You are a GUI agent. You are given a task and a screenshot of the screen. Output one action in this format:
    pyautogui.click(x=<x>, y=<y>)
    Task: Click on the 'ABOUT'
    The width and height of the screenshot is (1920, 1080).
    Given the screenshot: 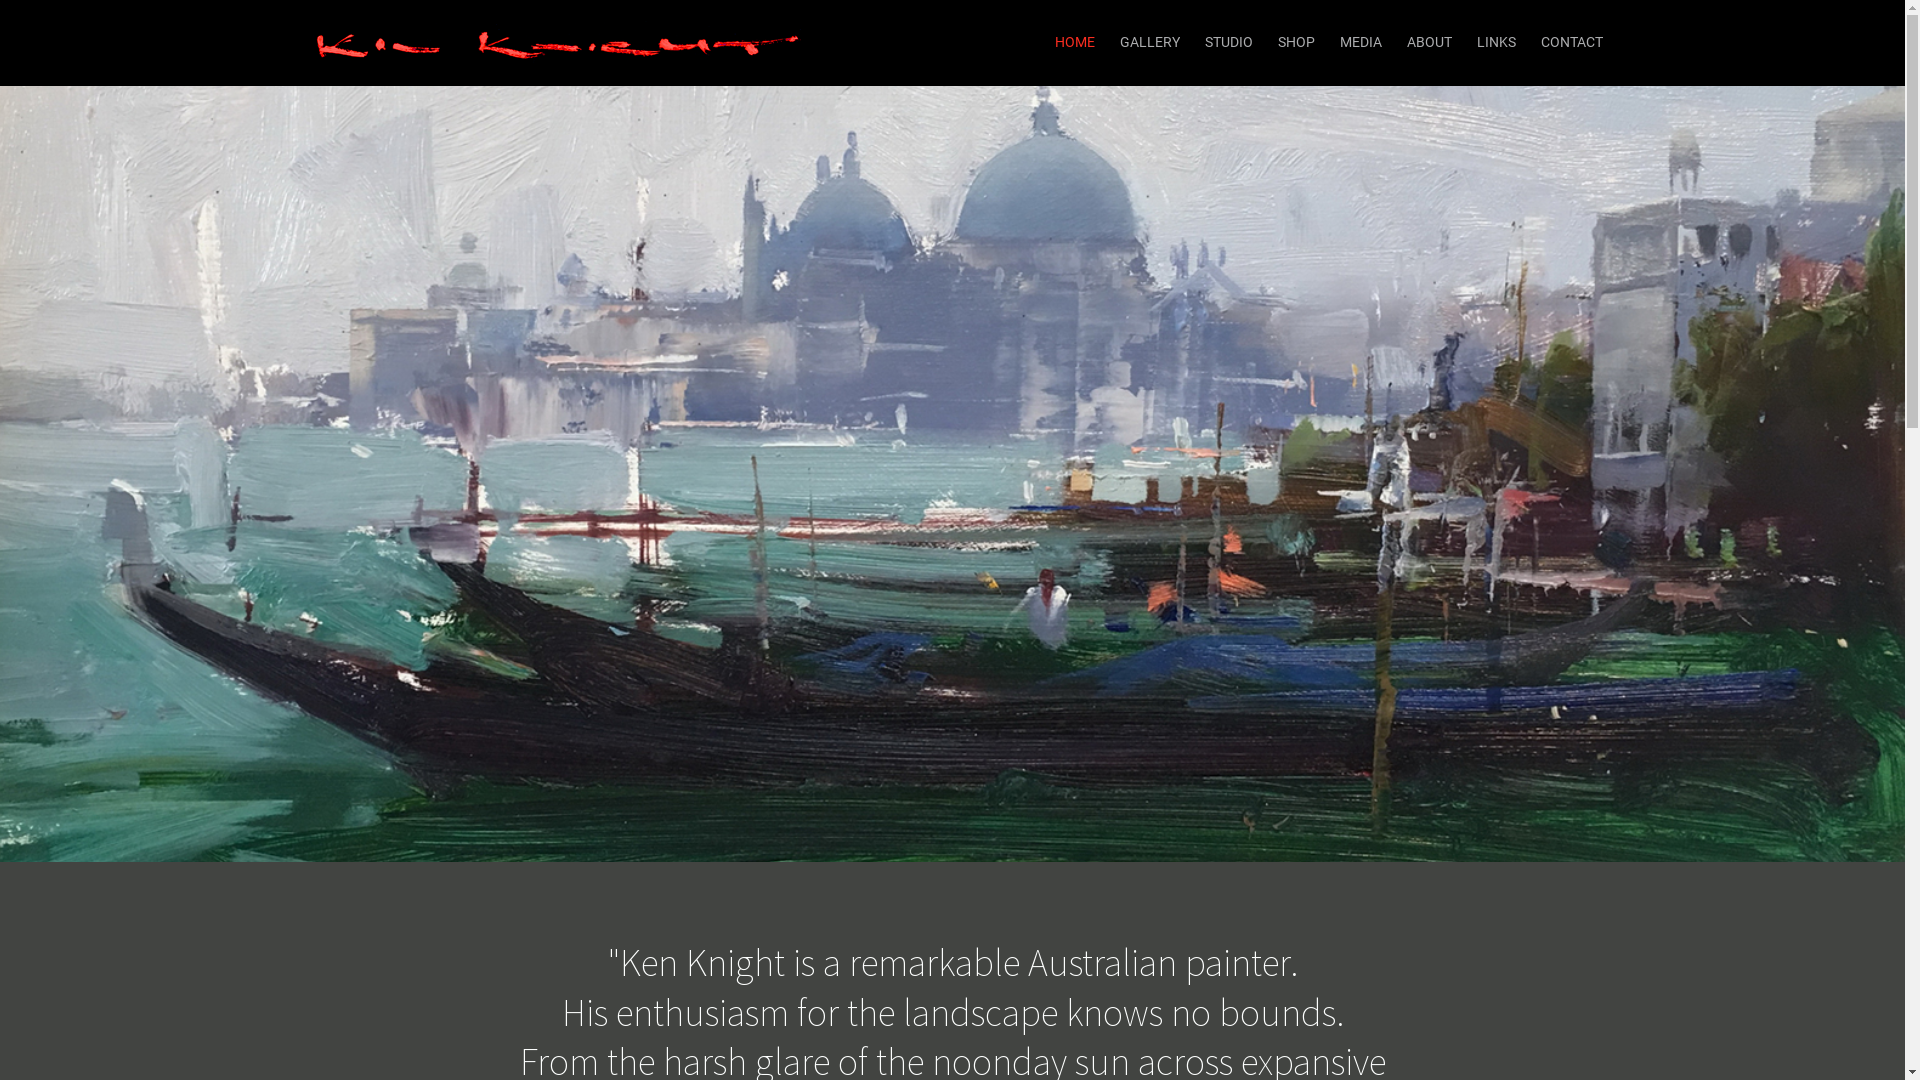 What is the action you would take?
    pyautogui.click(x=1427, y=42)
    